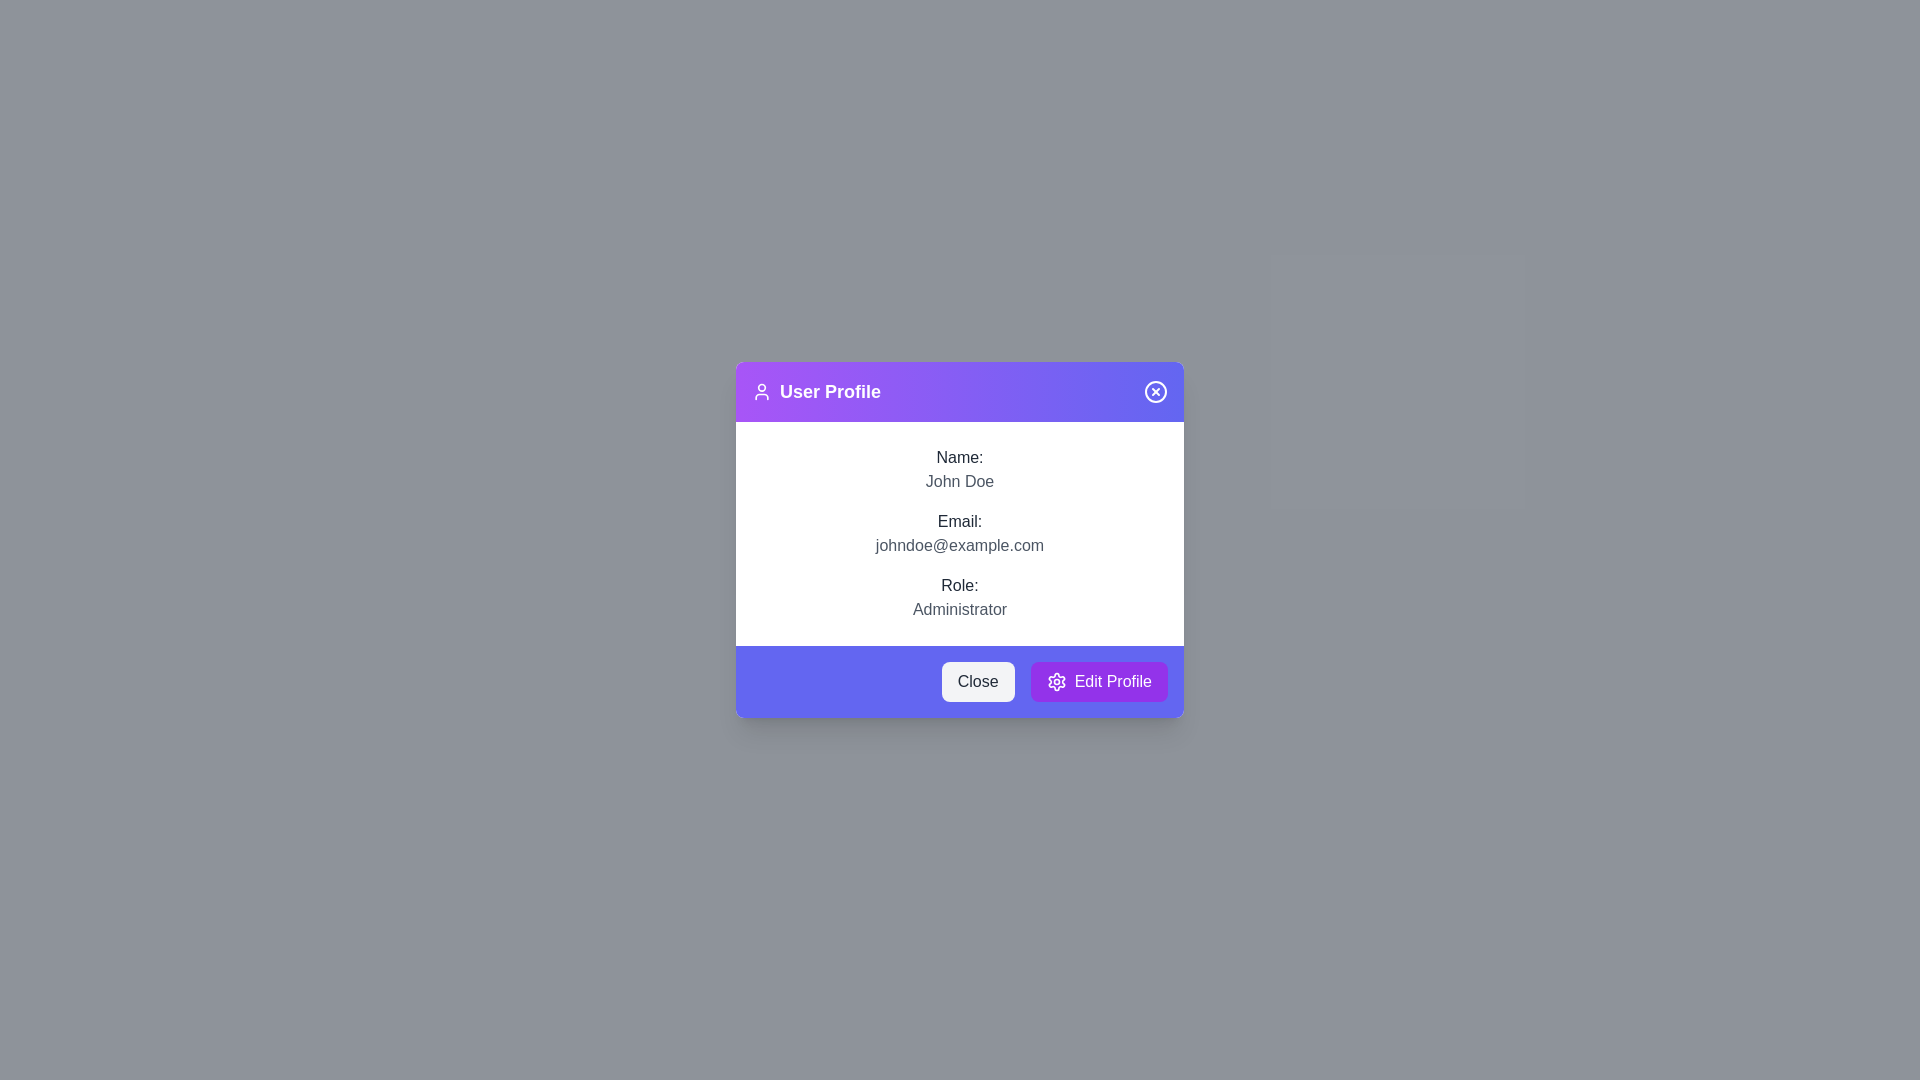 The height and width of the screenshot is (1080, 1920). Describe the element at coordinates (960, 532) in the screenshot. I see `the 'Email:' text display in the User Profile modal dialog box, which contains the email address 'johndoe@example.com'` at that location.